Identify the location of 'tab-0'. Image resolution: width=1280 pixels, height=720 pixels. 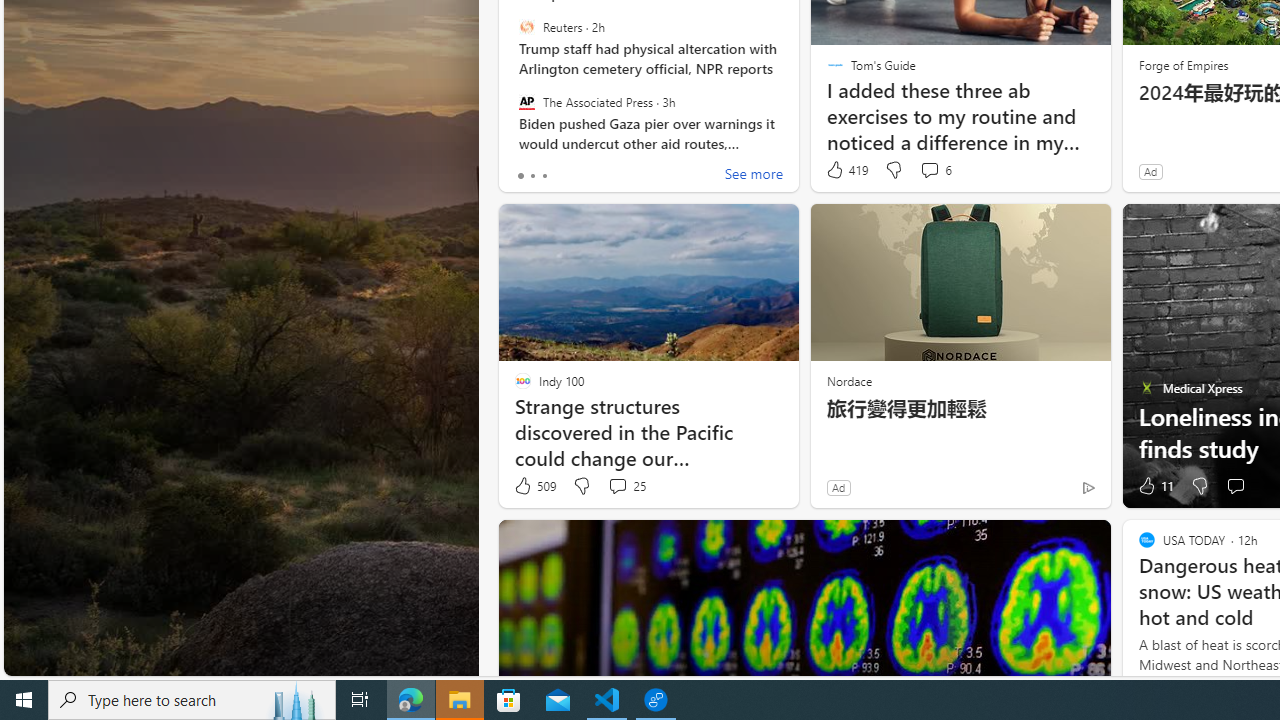
(520, 175).